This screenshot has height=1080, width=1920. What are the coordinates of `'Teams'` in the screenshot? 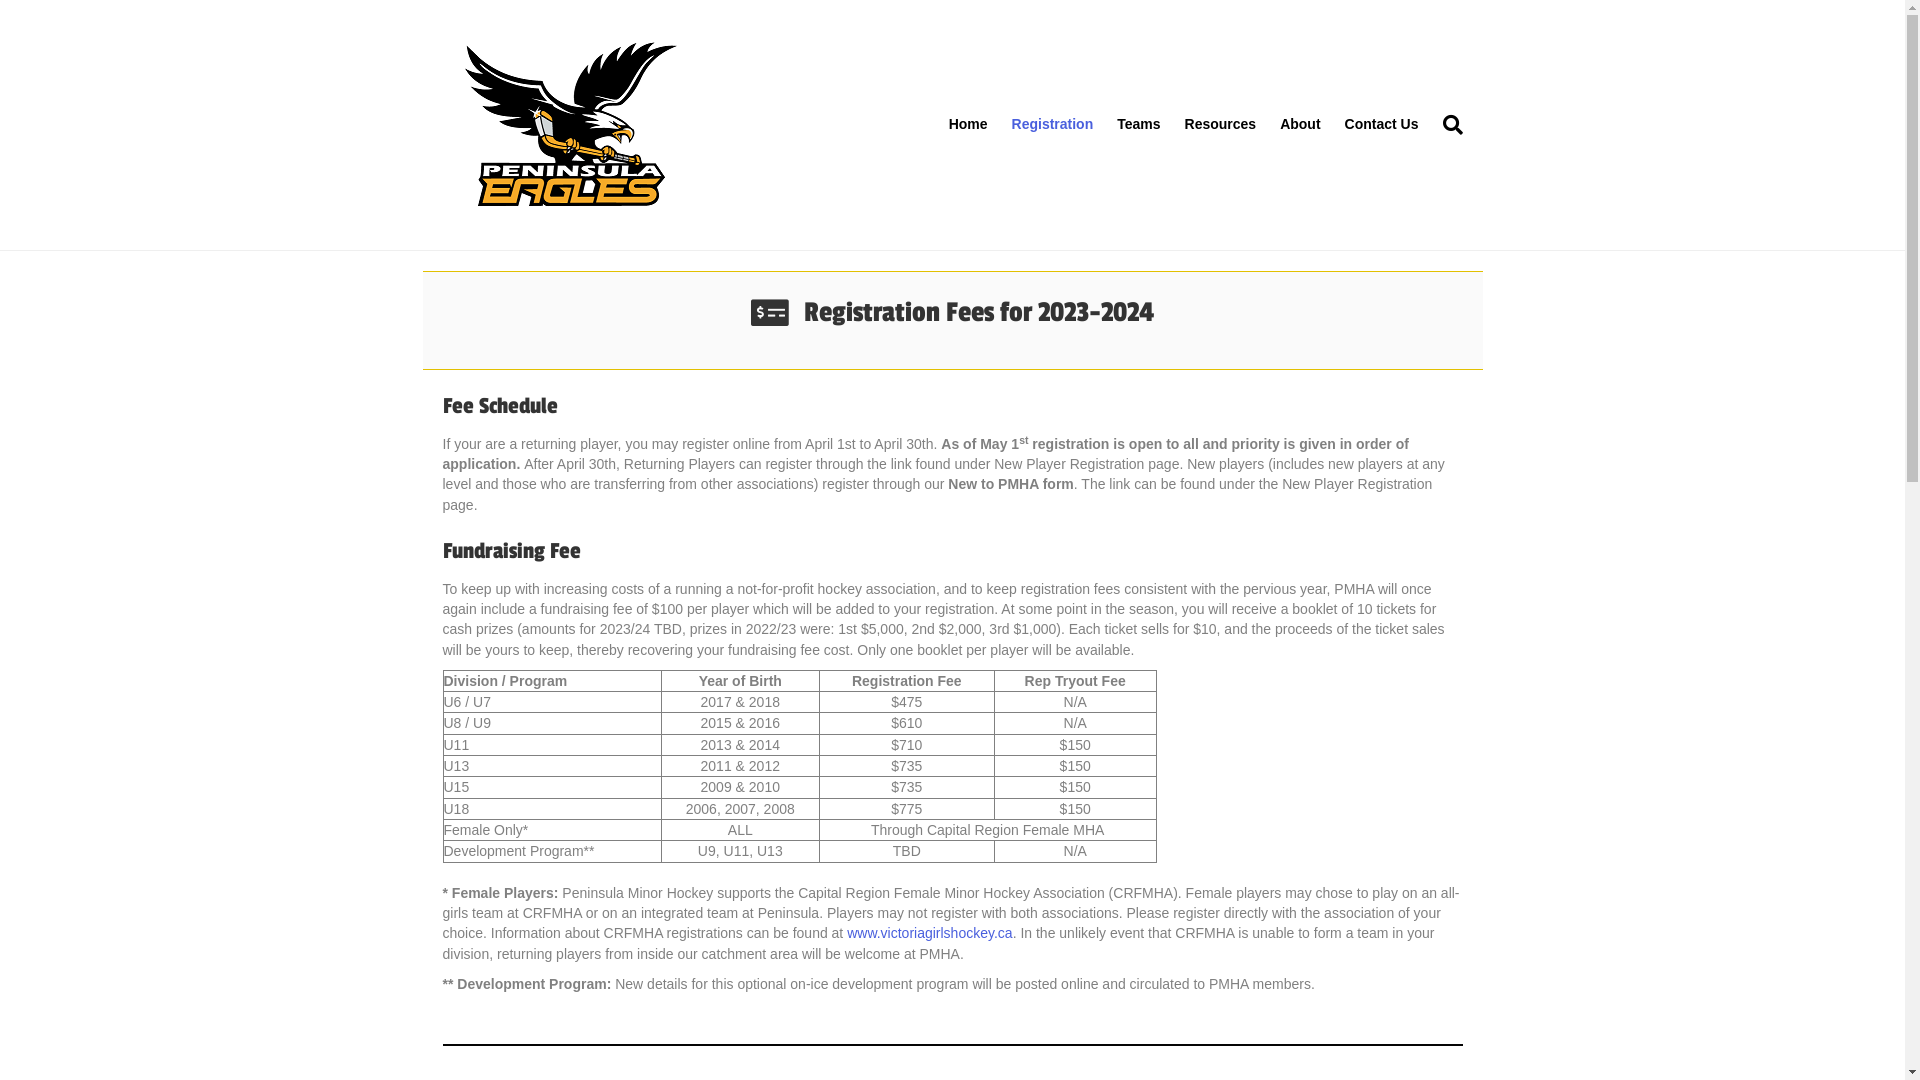 It's located at (1103, 124).